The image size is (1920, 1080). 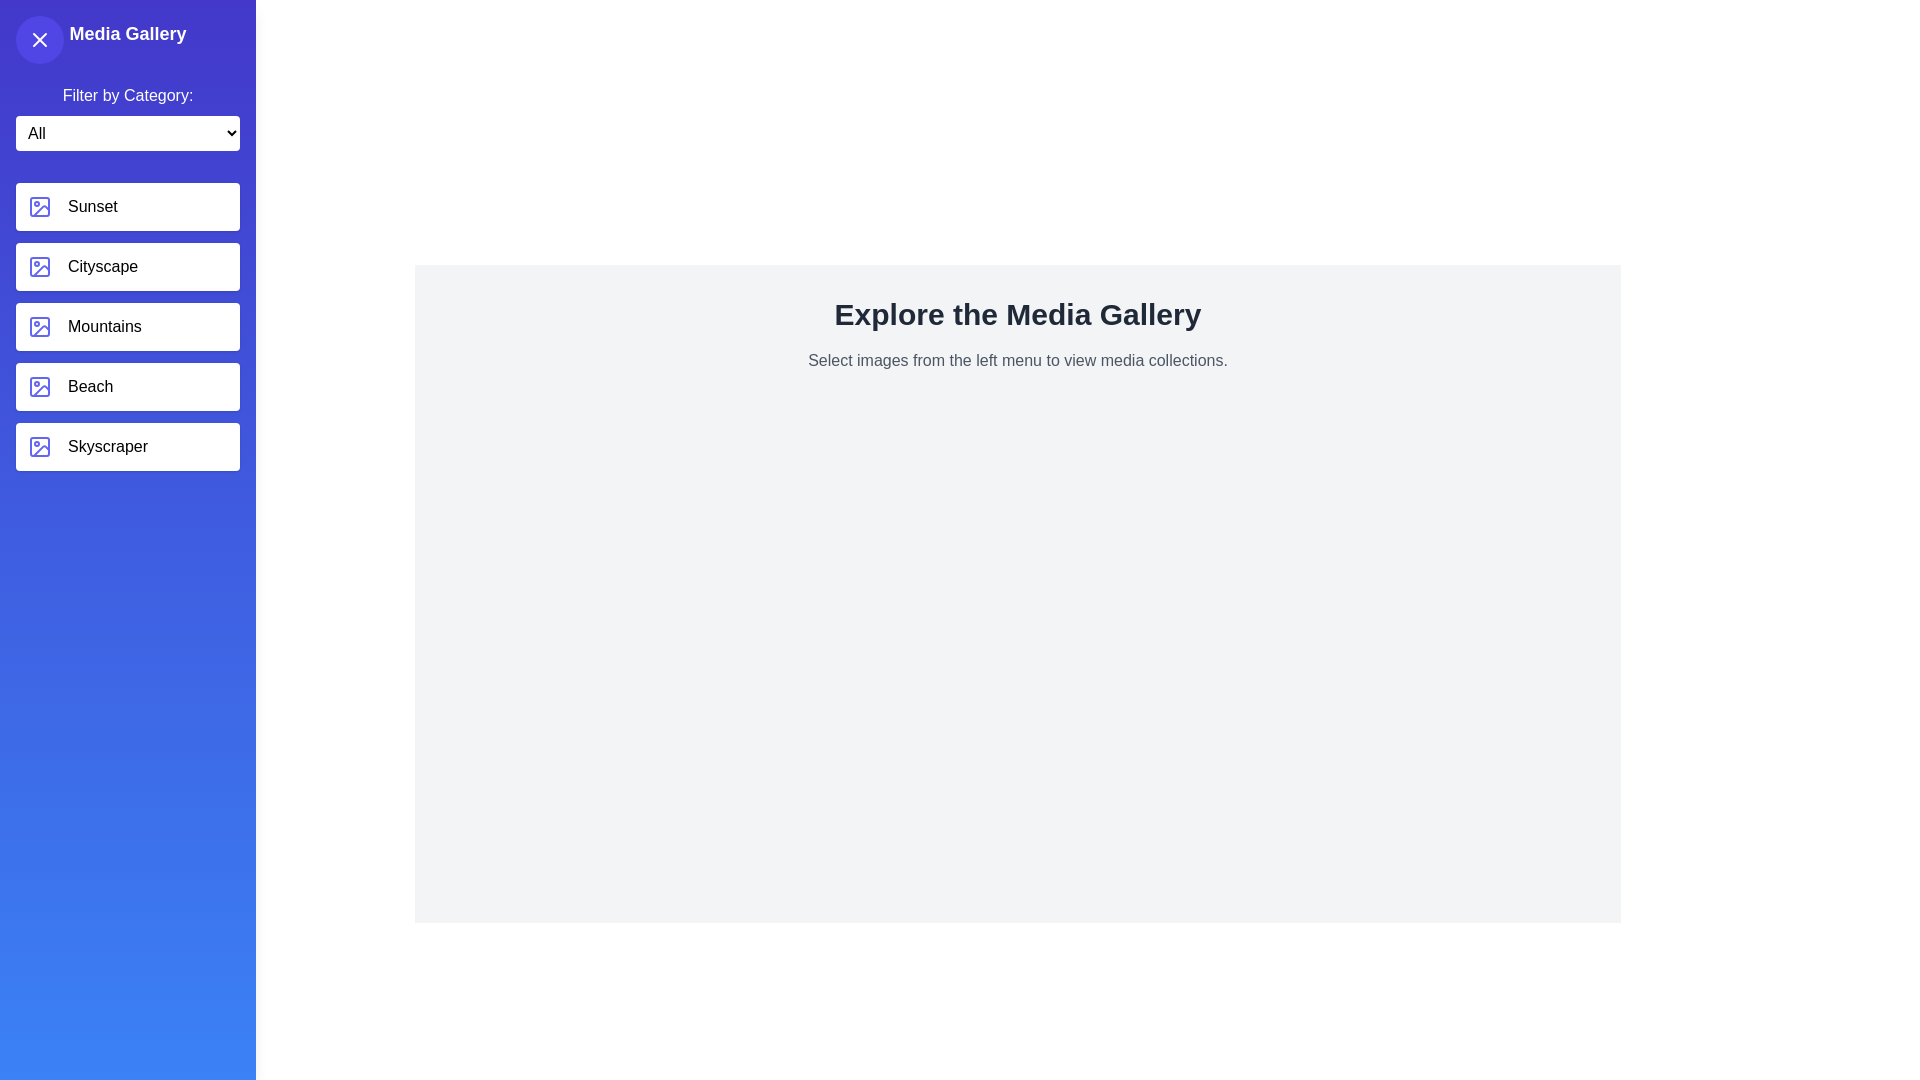 What do you see at coordinates (127, 133) in the screenshot?
I see `the filter category Nature from the dropdown menu` at bounding box center [127, 133].